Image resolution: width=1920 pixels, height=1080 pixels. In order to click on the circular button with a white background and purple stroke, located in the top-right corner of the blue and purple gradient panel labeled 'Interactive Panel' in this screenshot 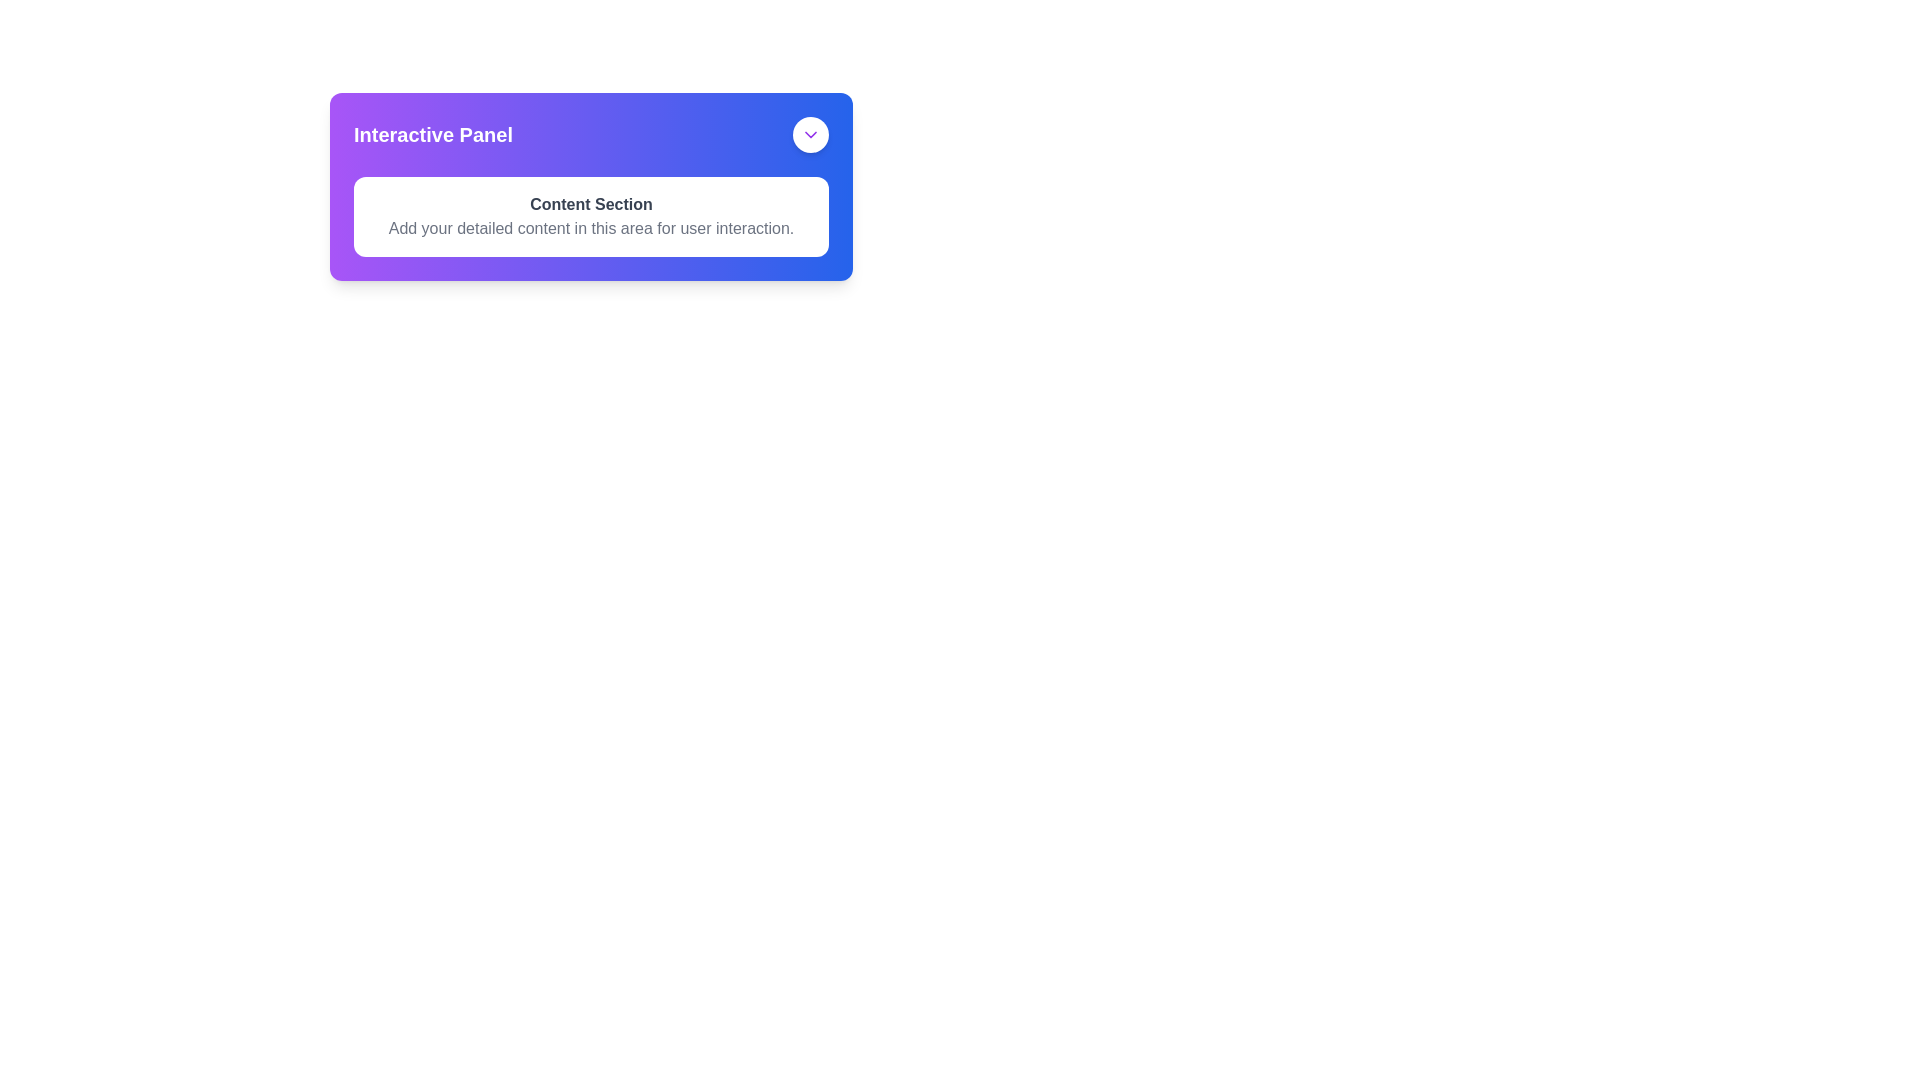, I will do `click(811, 135)`.